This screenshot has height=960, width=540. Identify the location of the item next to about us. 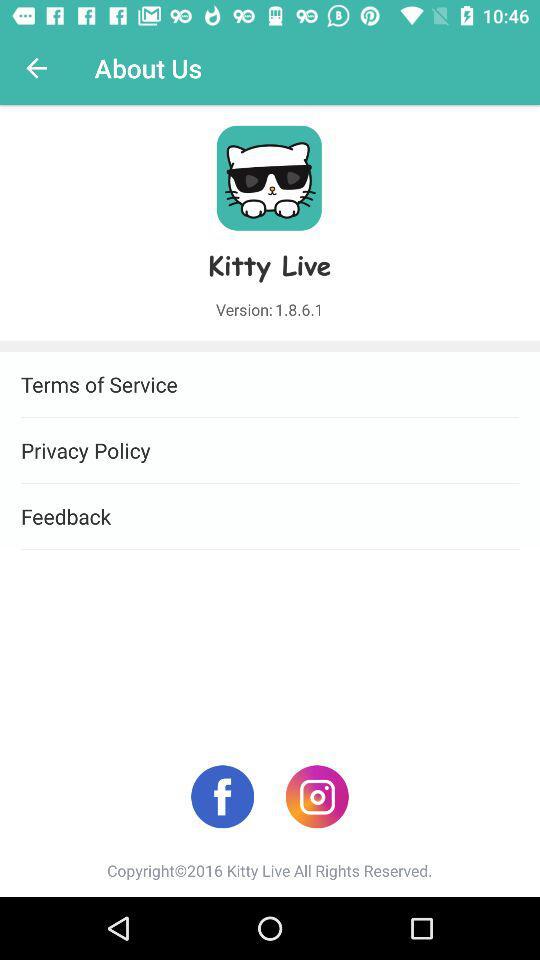
(36, 68).